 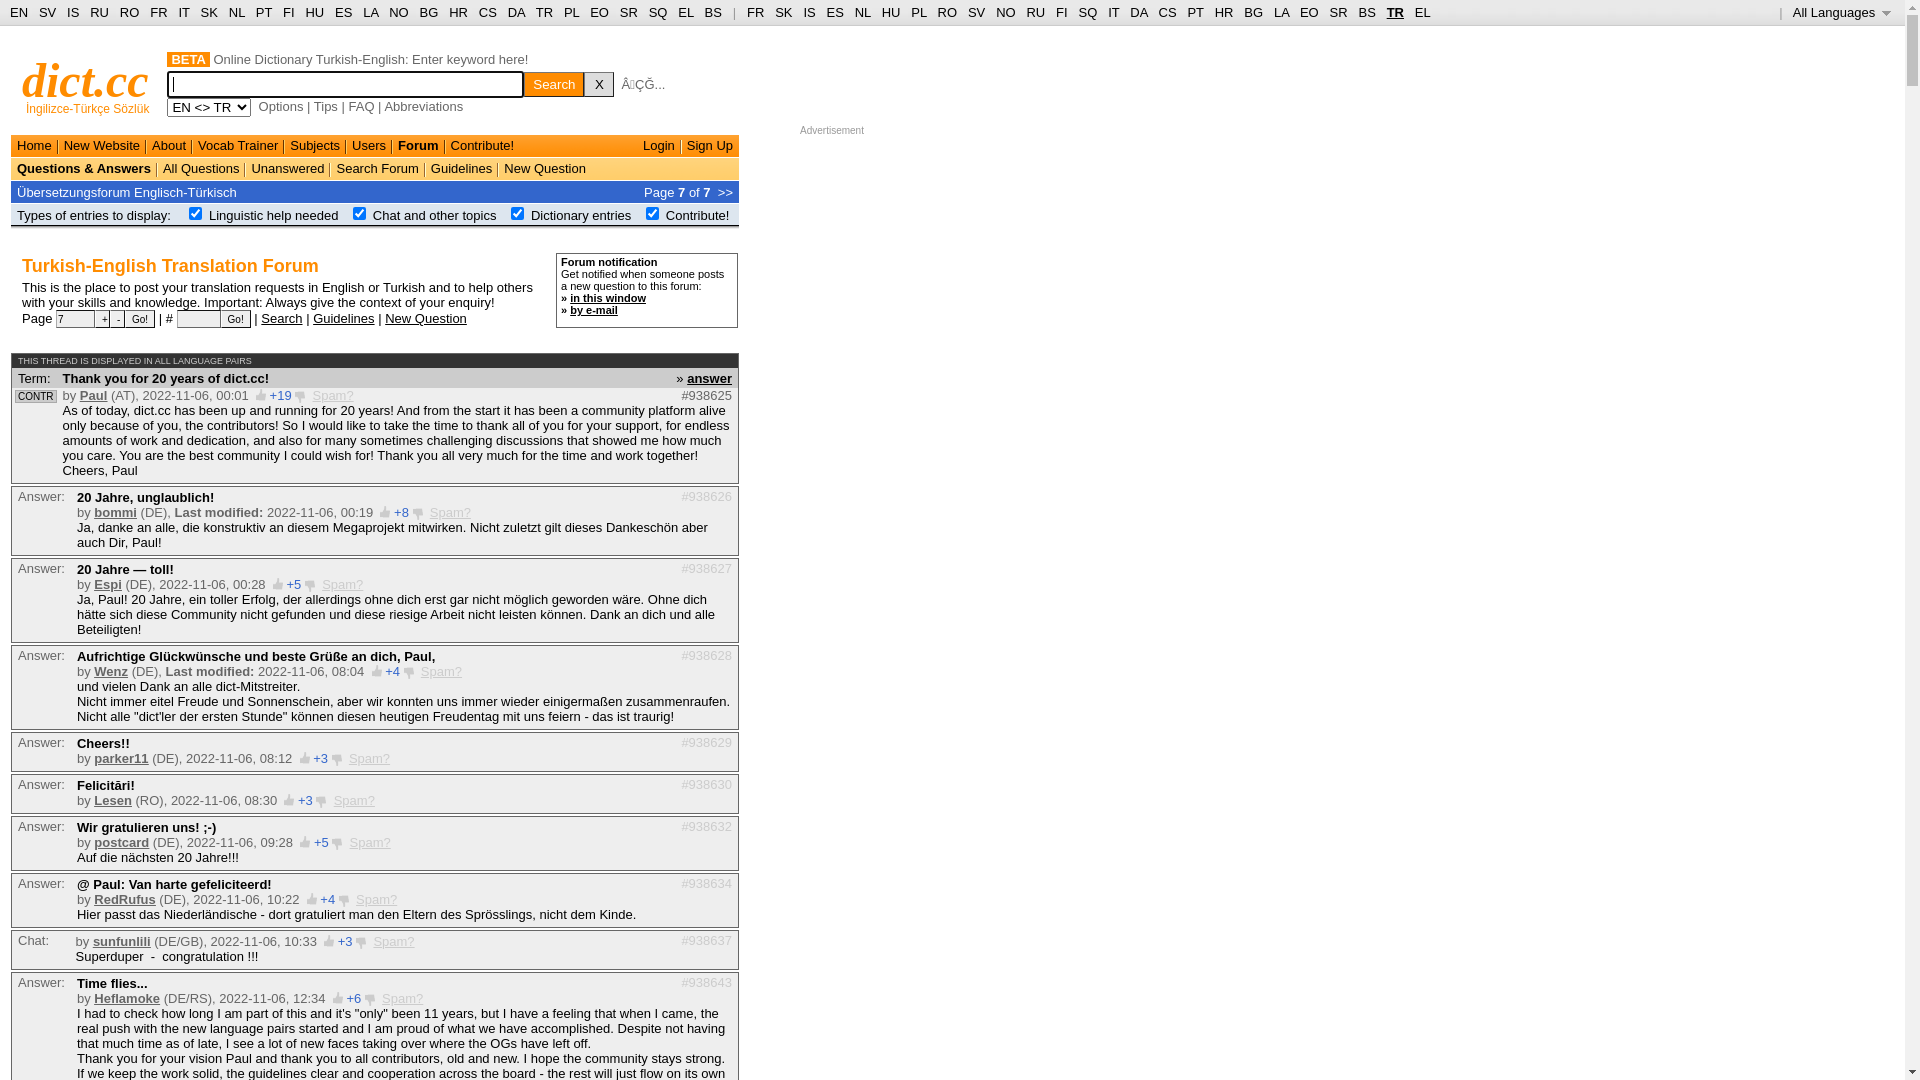 What do you see at coordinates (1252, 12) in the screenshot?
I see `'BG'` at bounding box center [1252, 12].